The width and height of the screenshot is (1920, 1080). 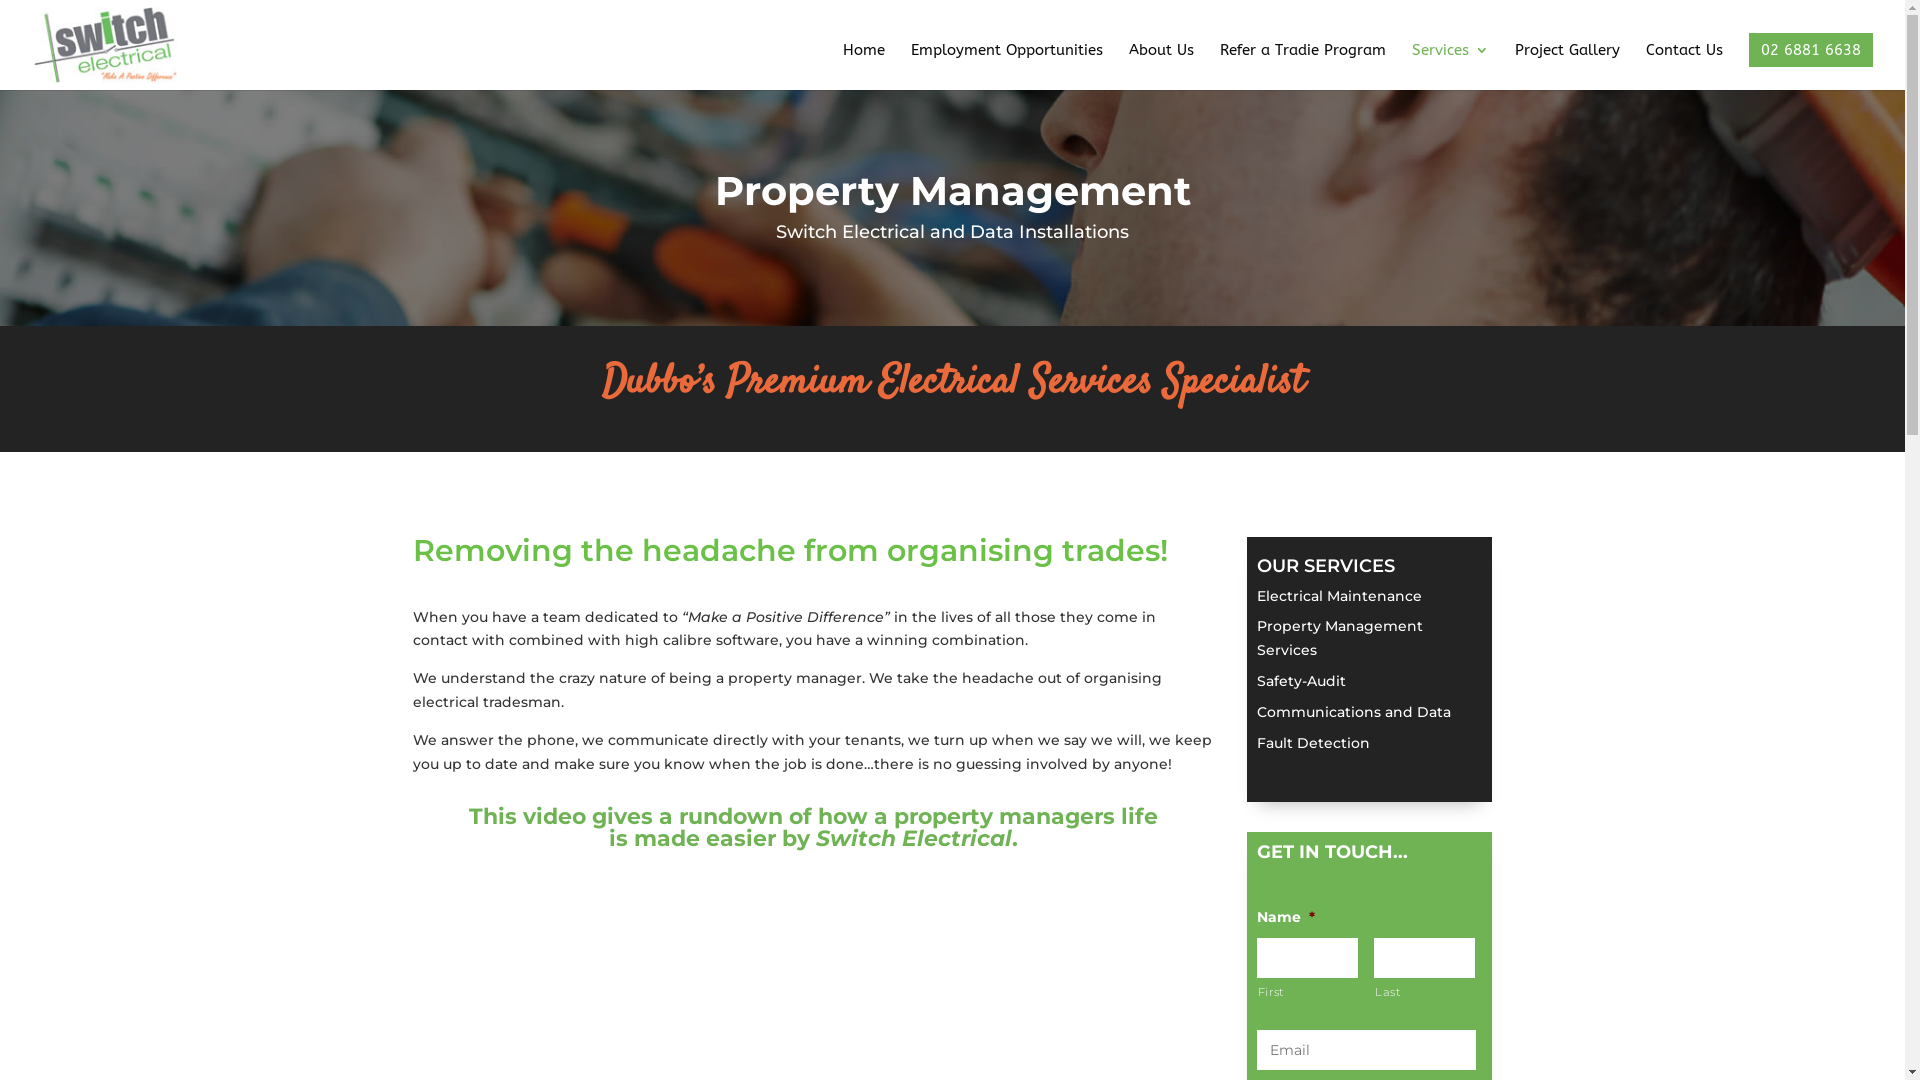 I want to click on 'Contact Us', so click(x=1683, y=65).